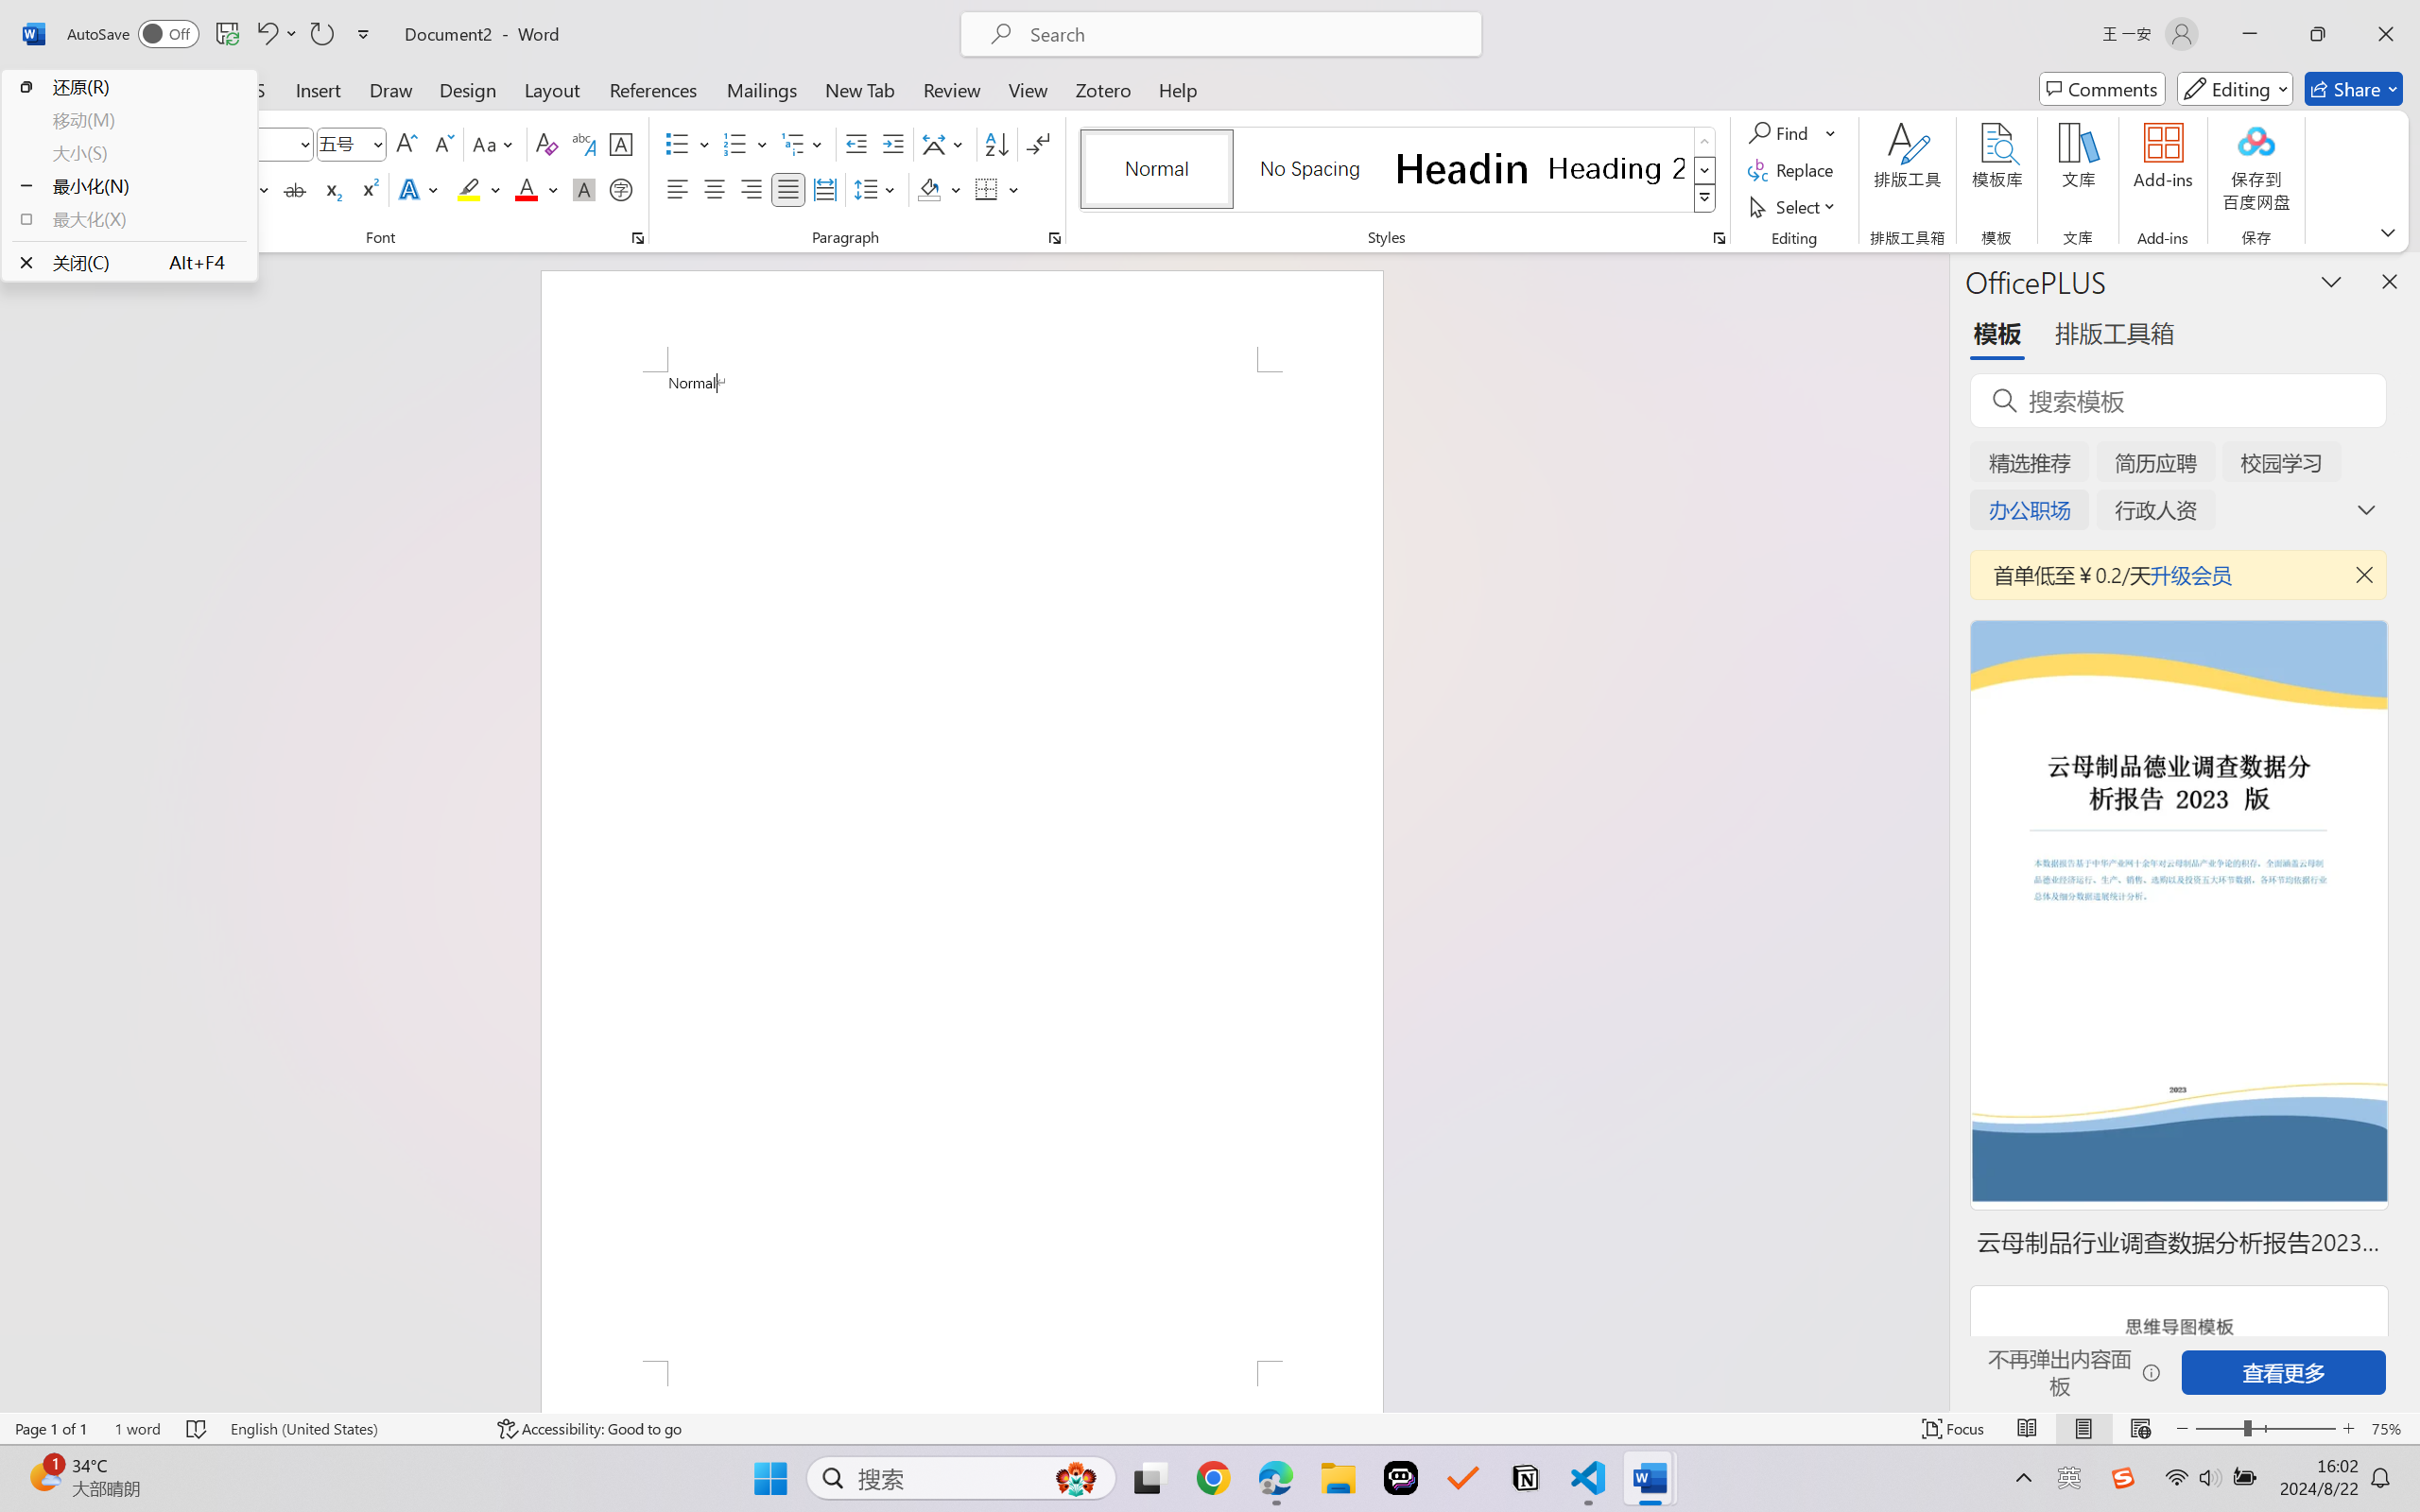 This screenshot has width=2420, height=1512. Describe the element at coordinates (2102, 88) in the screenshot. I see `'Comments'` at that location.